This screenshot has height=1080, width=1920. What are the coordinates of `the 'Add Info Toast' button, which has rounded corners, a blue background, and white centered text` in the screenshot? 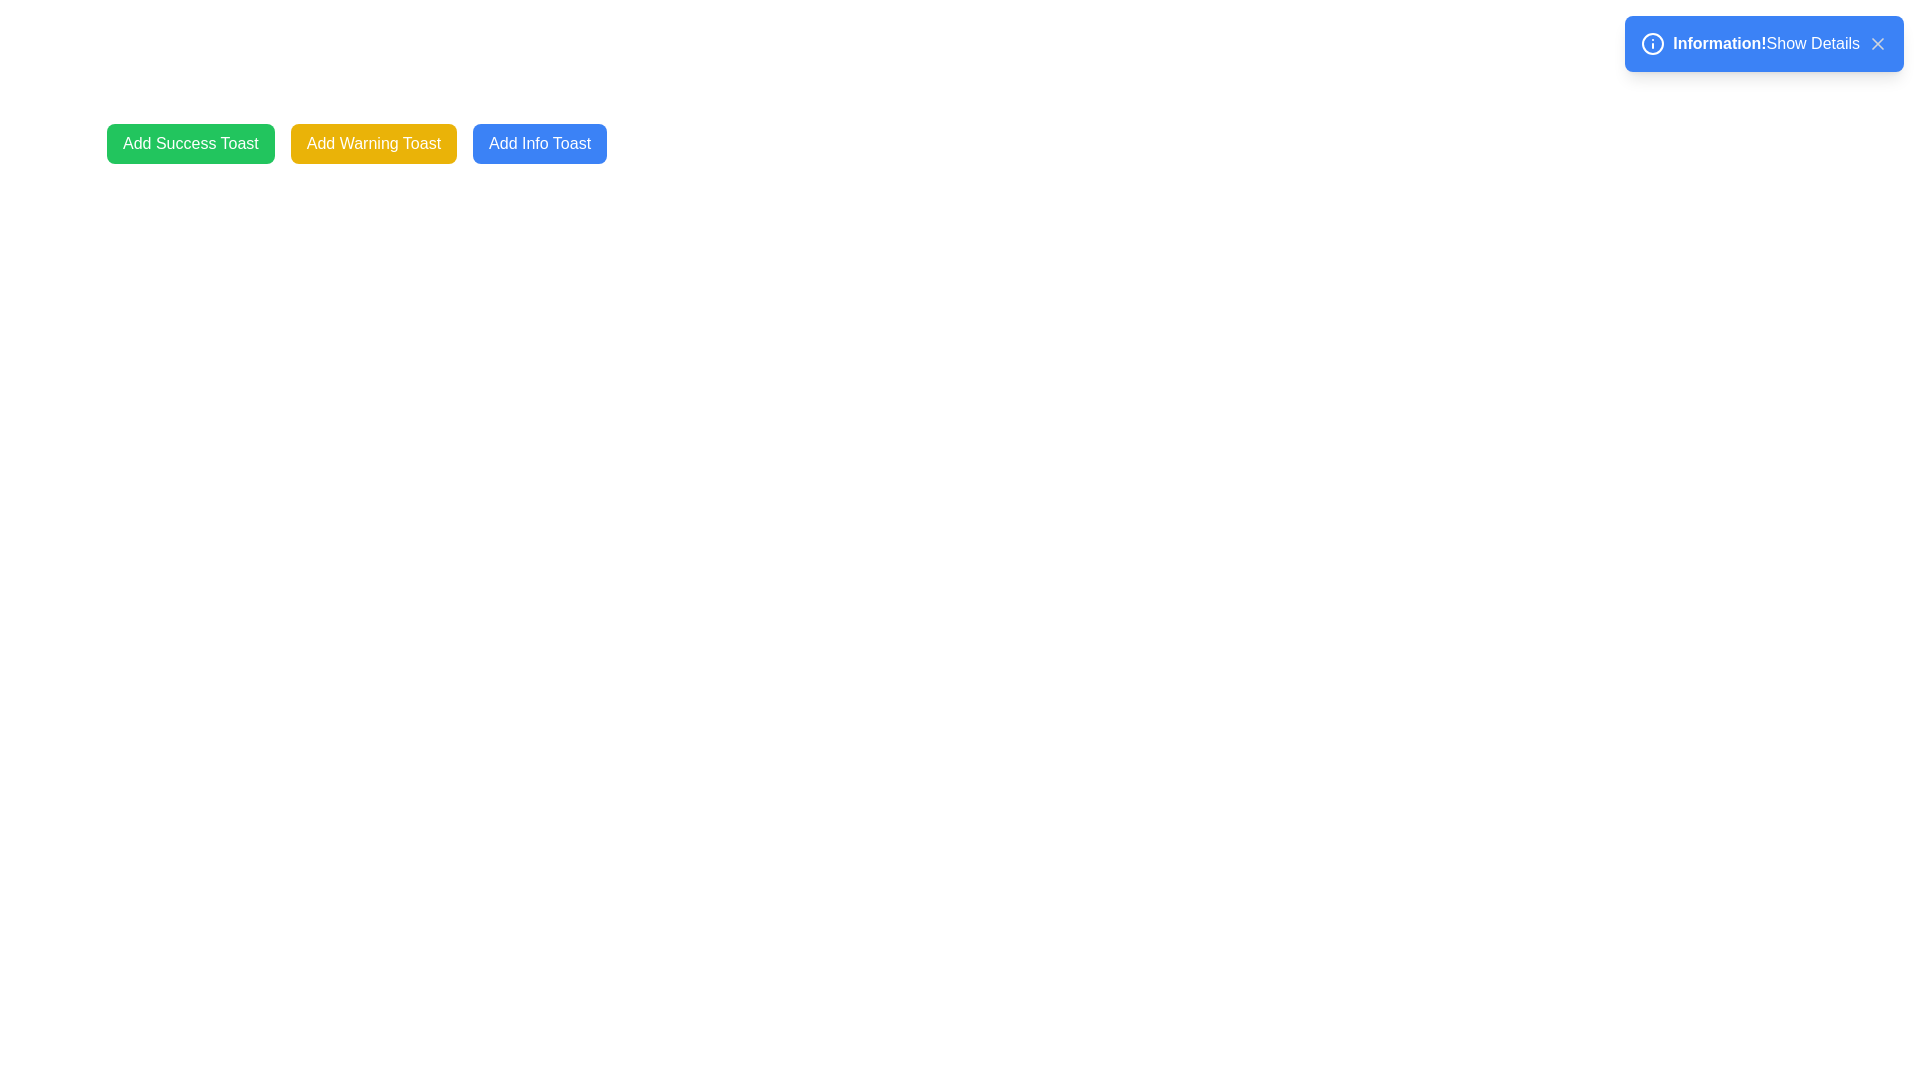 It's located at (539, 142).